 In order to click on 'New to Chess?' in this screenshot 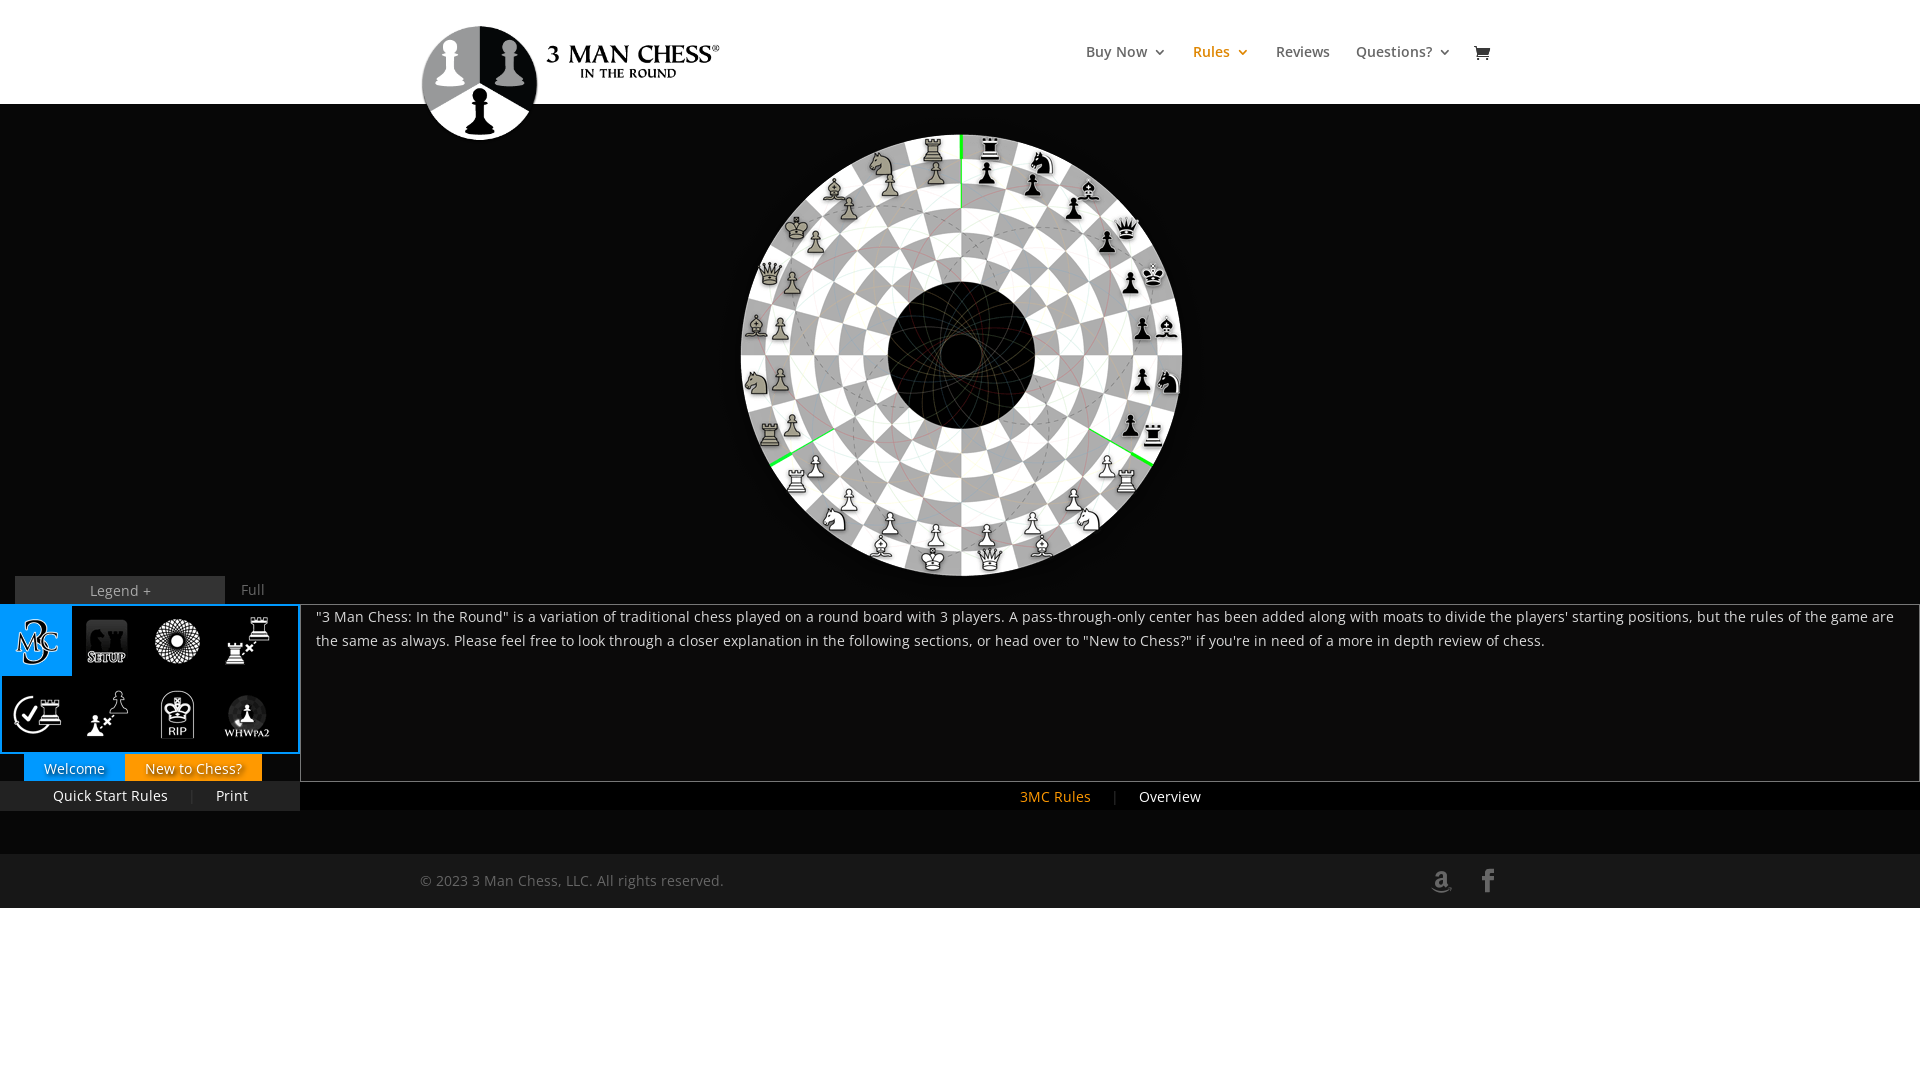, I will do `click(123, 766)`.